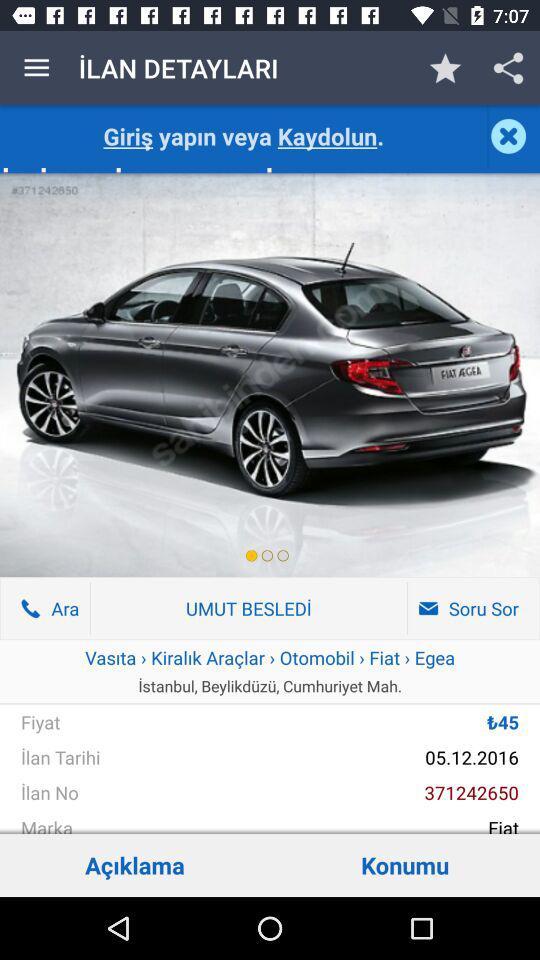  I want to click on the close icon, so click(513, 135).